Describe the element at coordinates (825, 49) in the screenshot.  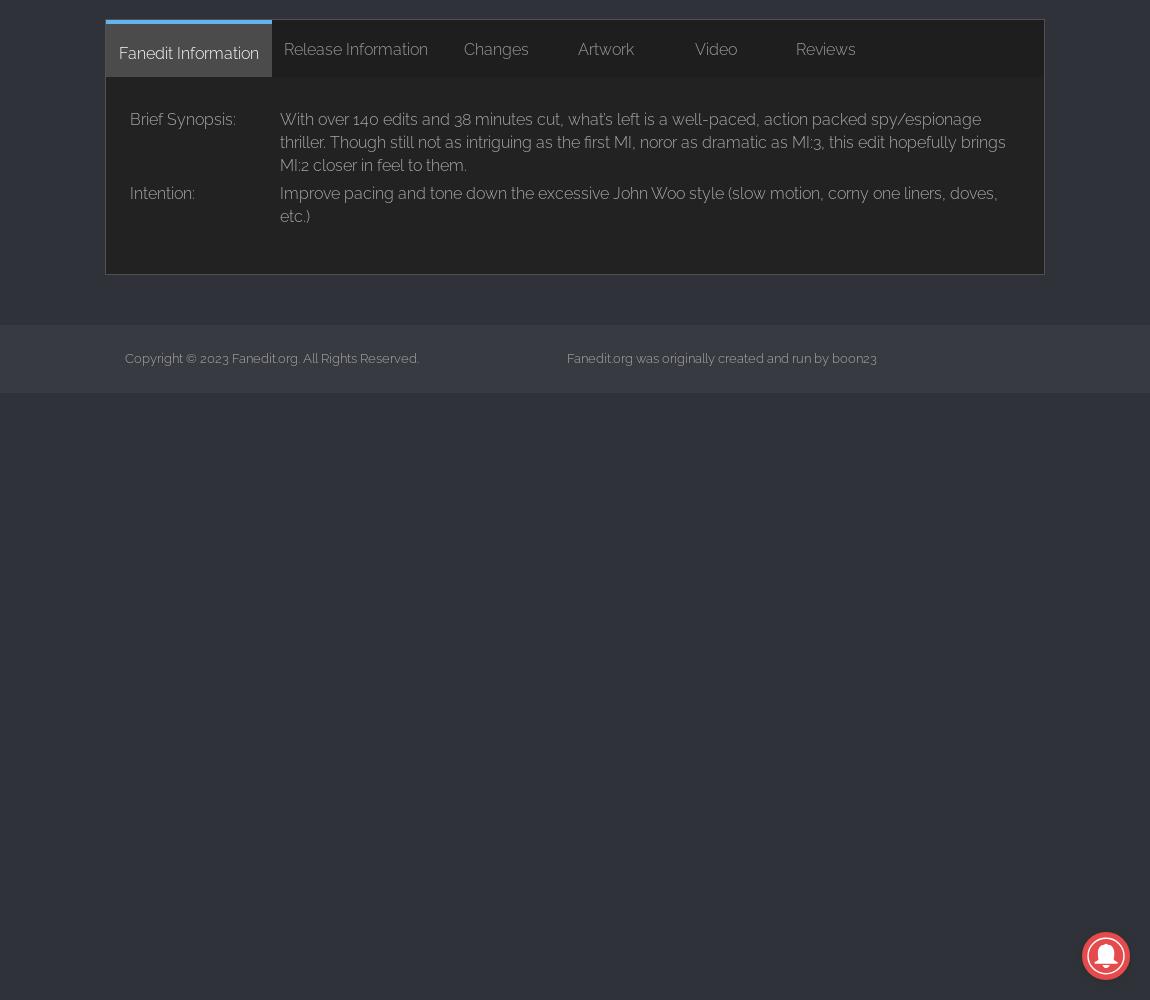
I see `'Reviews'` at that location.